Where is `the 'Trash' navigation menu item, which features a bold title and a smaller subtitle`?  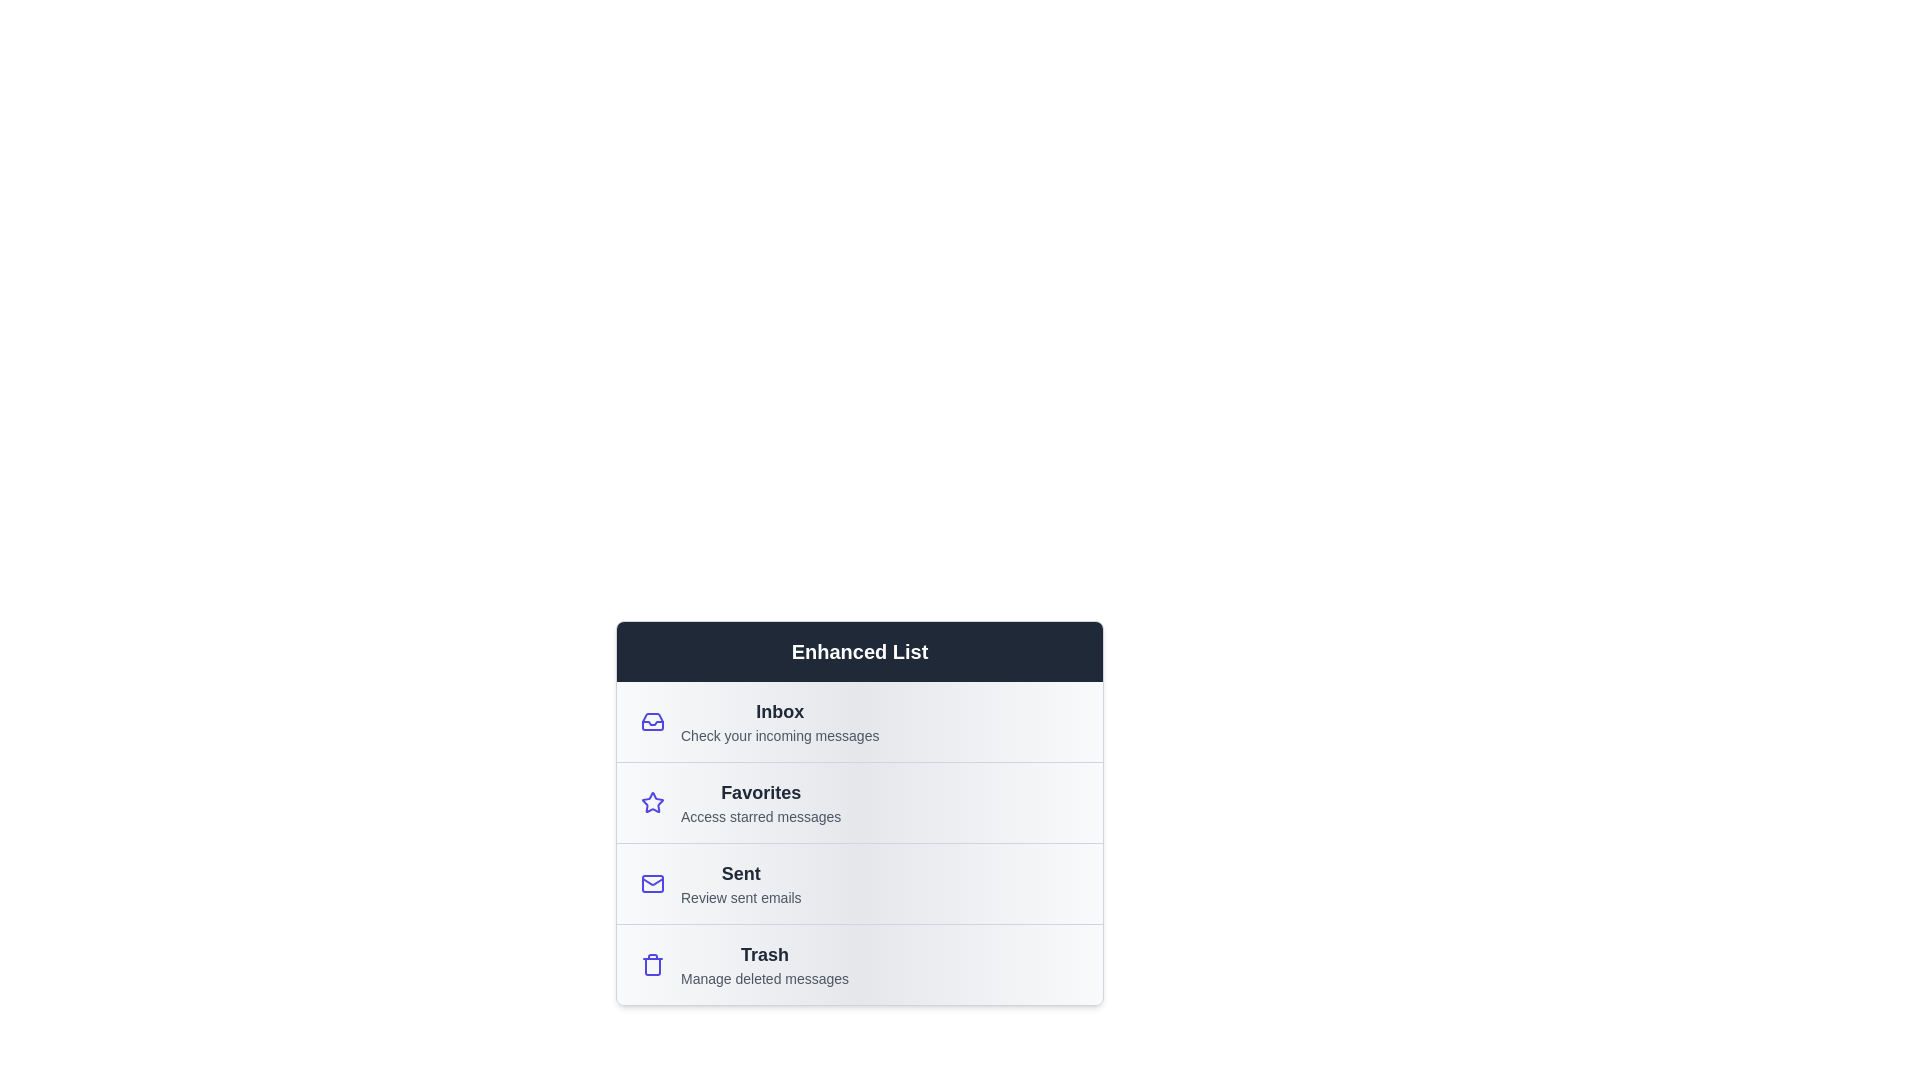 the 'Trash' navigation menu item, which features a bold title and a smaller subtitle is located at coordinates (764, 963).